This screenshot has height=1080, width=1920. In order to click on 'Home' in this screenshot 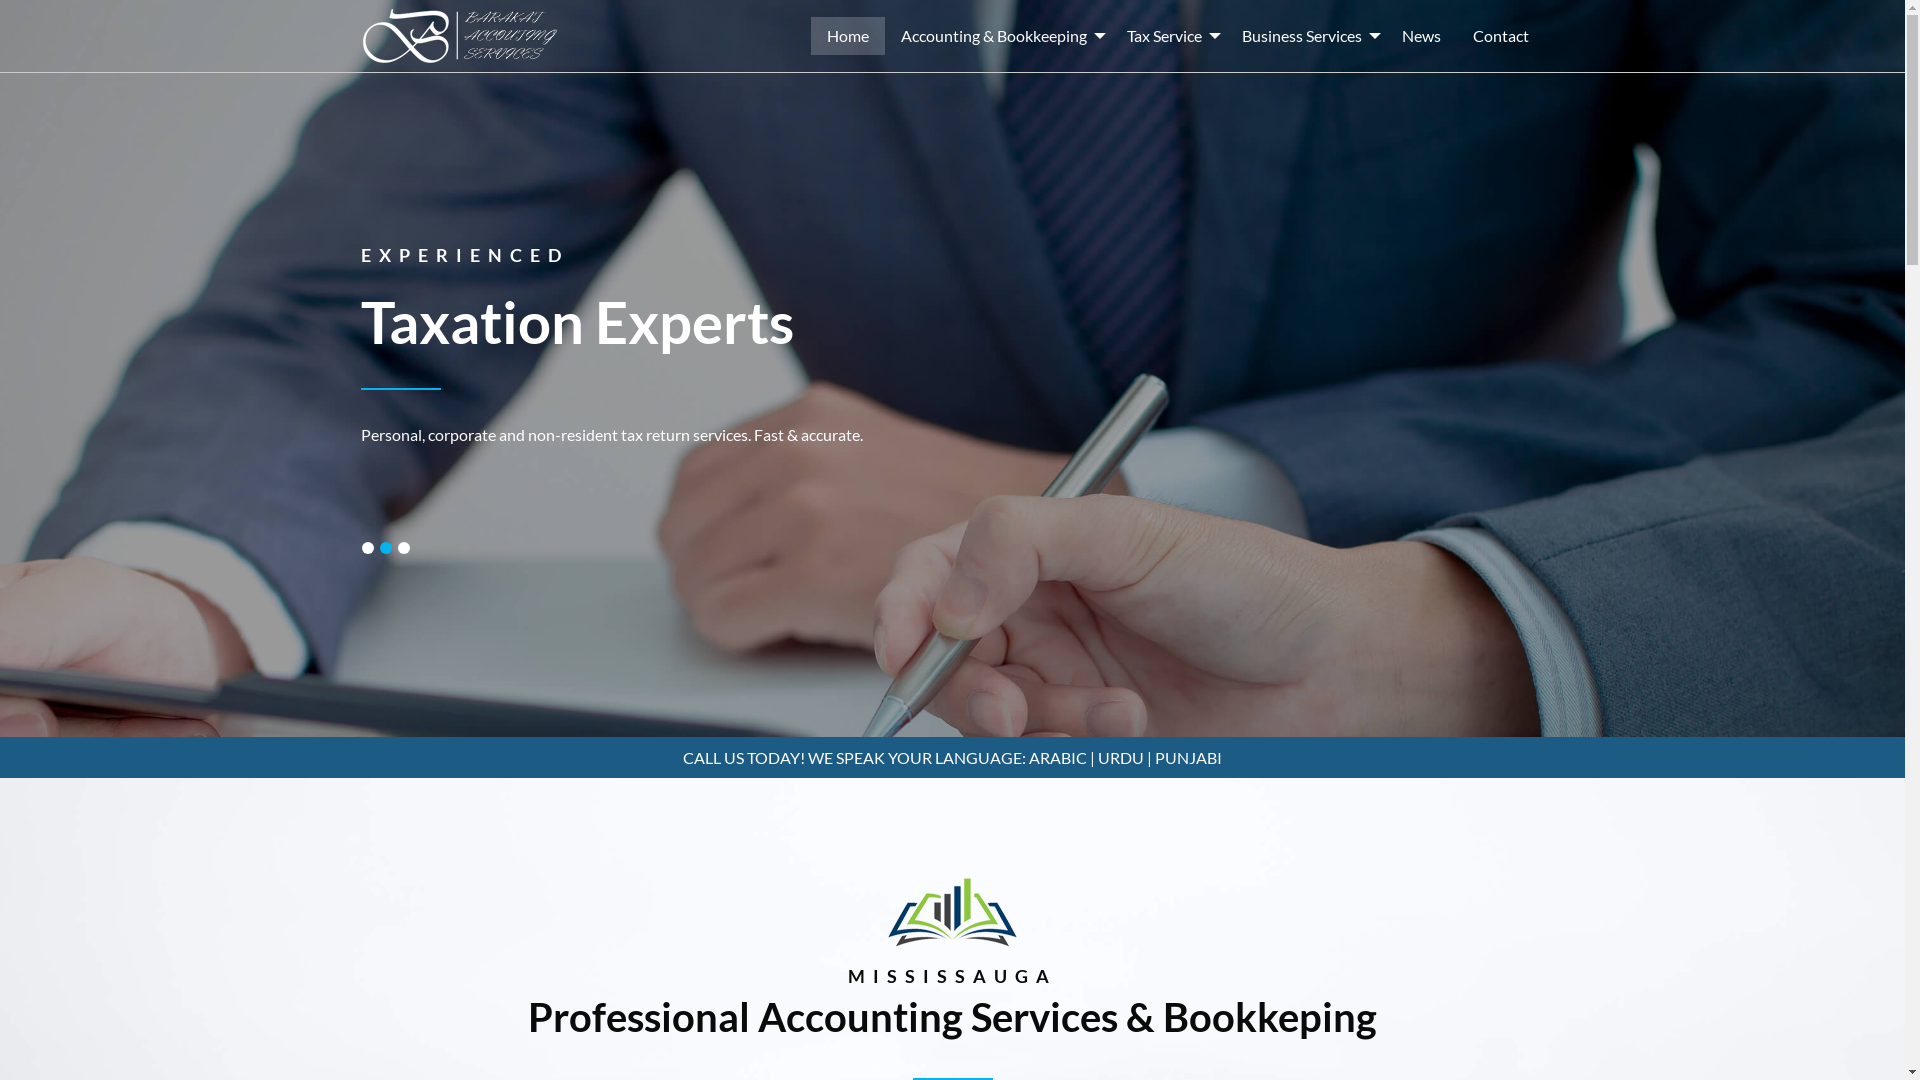, I will do `click(846, 35)`.